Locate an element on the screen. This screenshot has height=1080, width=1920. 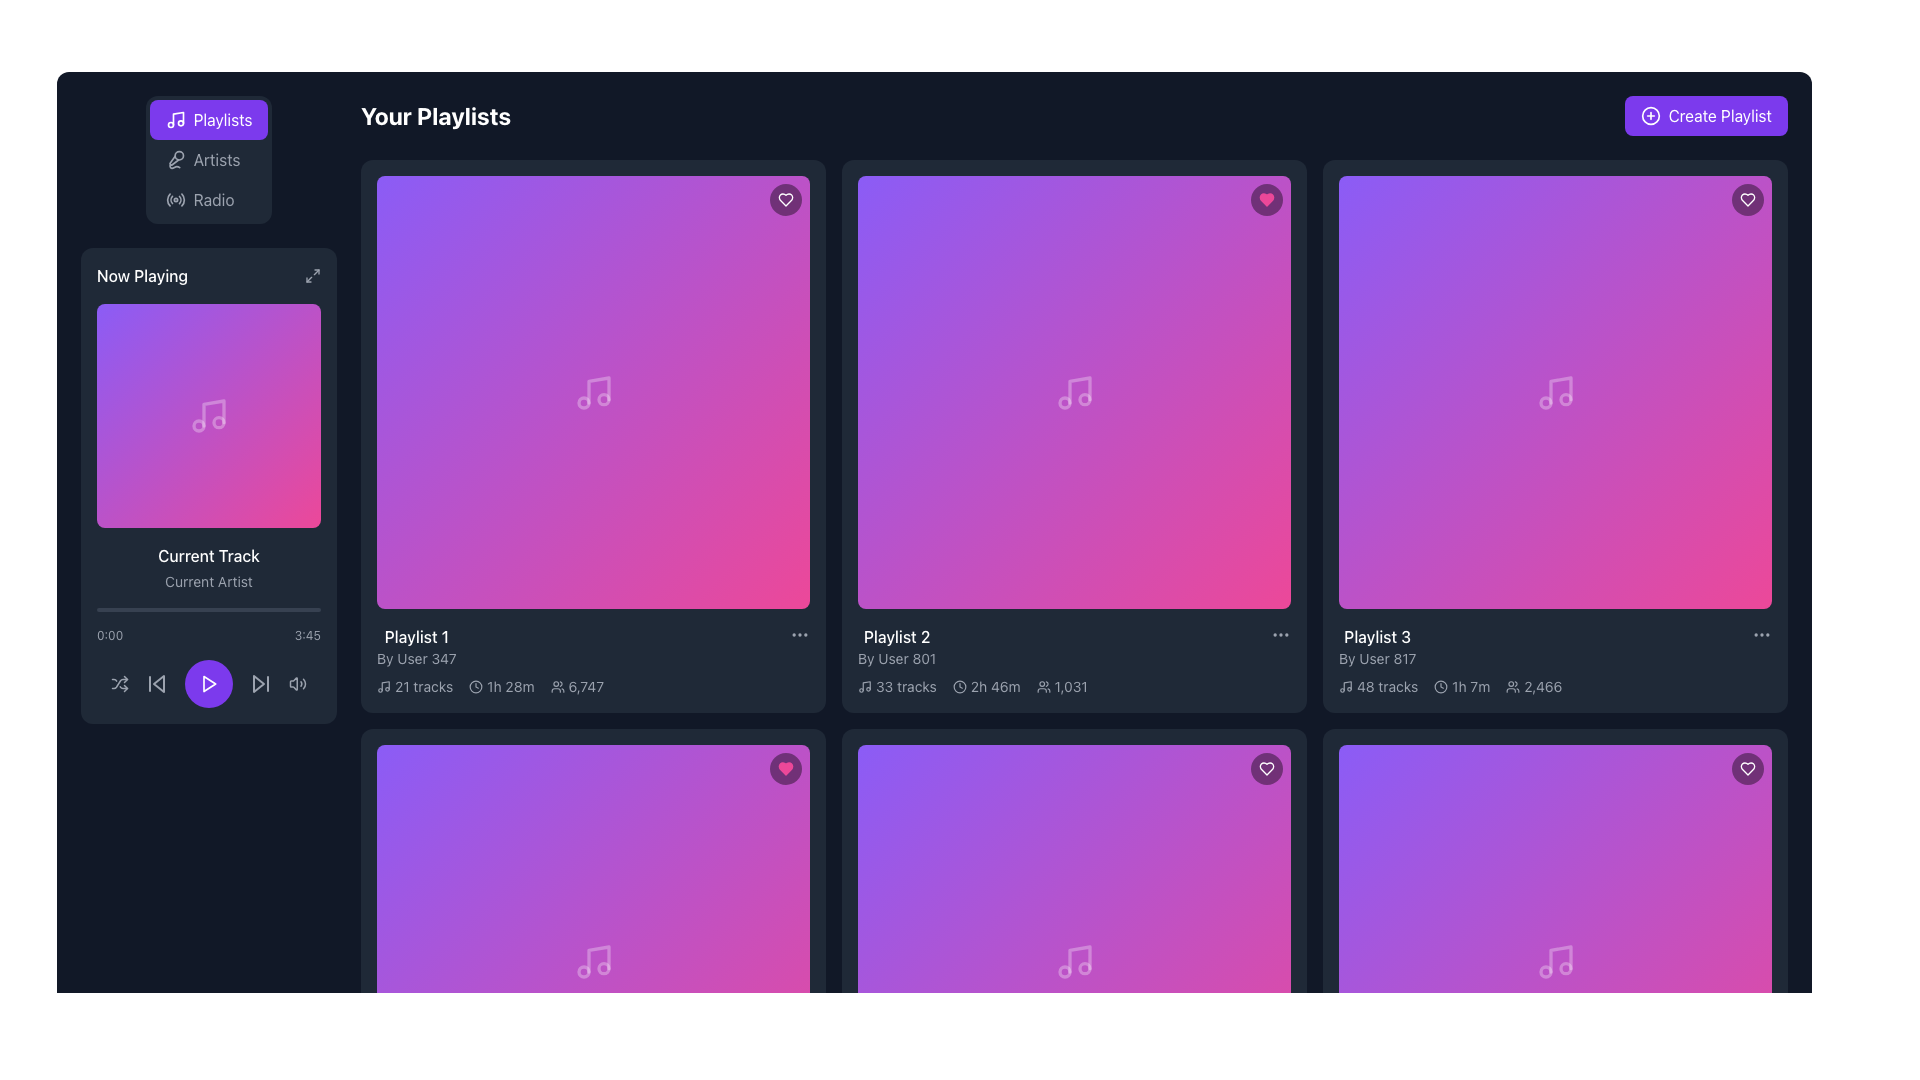
the heart icon in the top-right corner of 'Playlist 2' to mark the playlist as a favorite is located at coordinates (785, 767).